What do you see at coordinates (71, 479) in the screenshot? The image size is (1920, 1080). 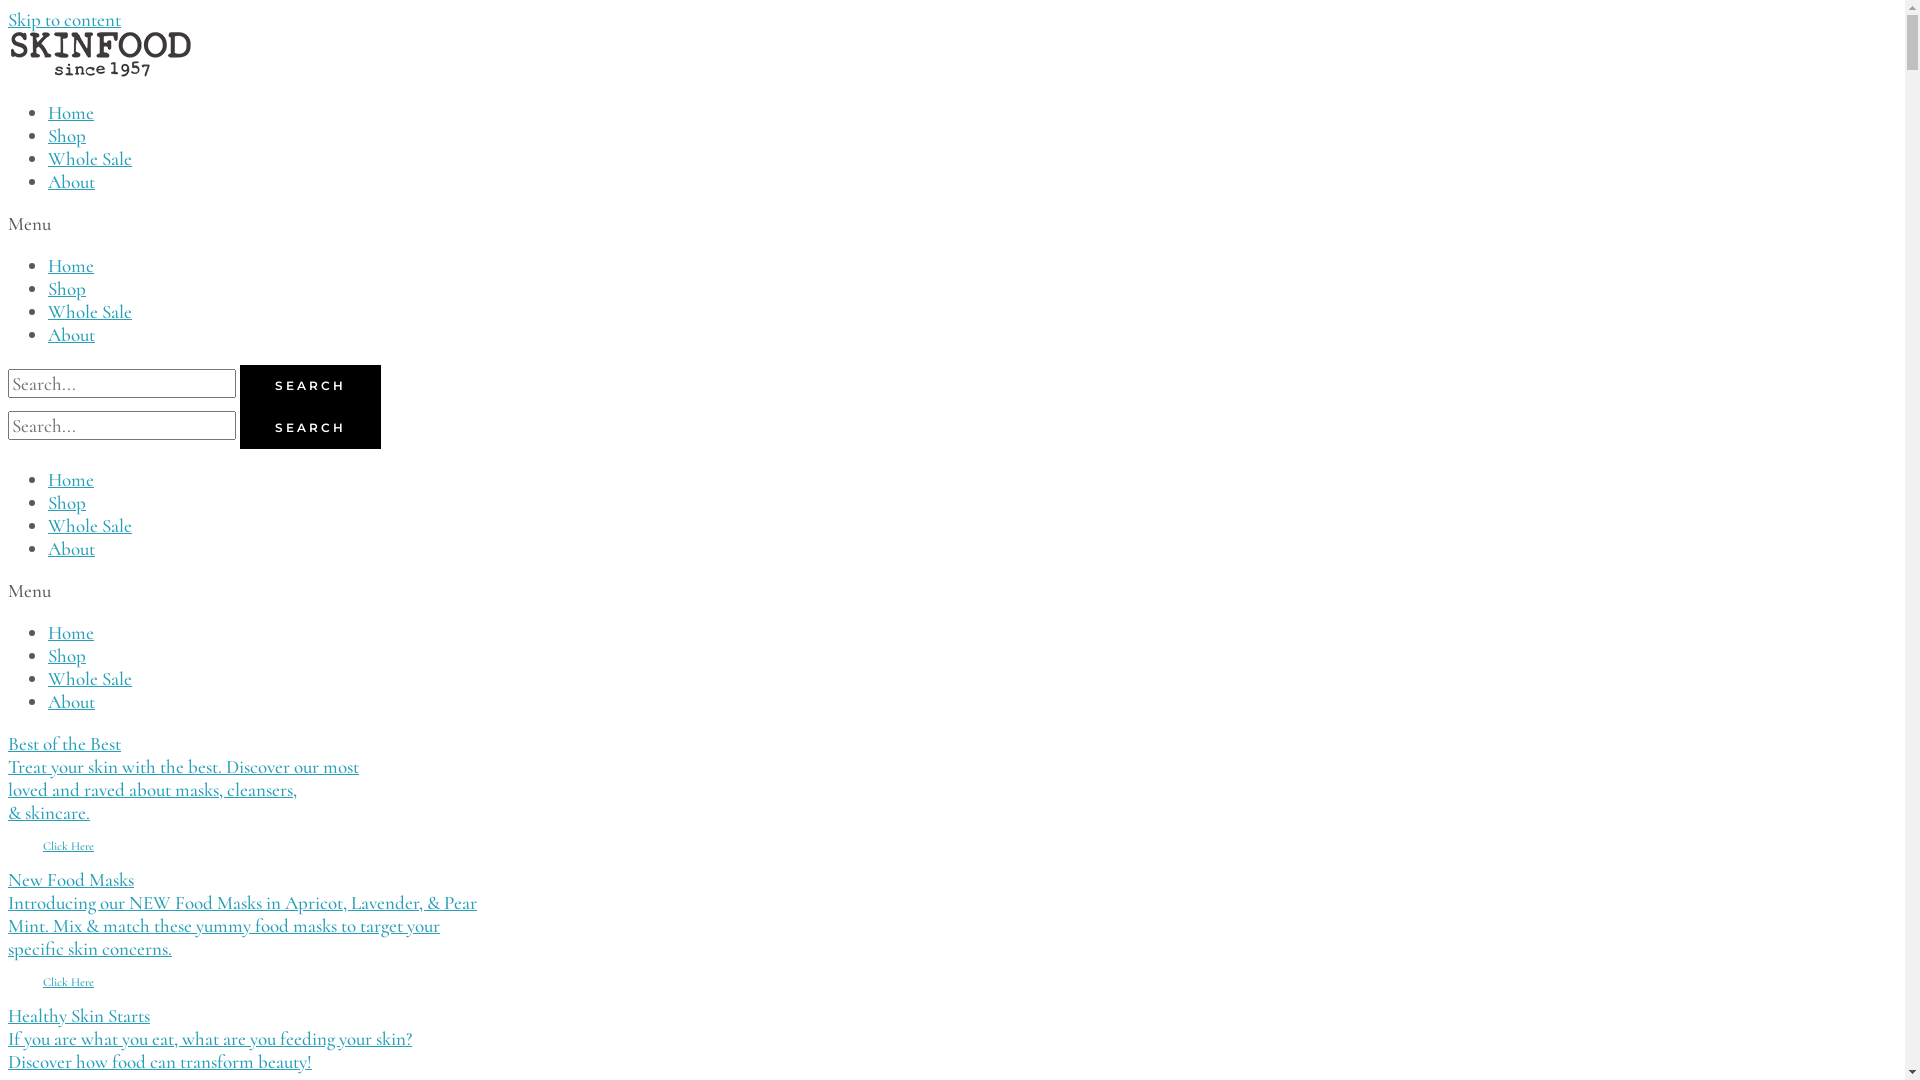 I see `'Home'` at bounding box center [71, 479].